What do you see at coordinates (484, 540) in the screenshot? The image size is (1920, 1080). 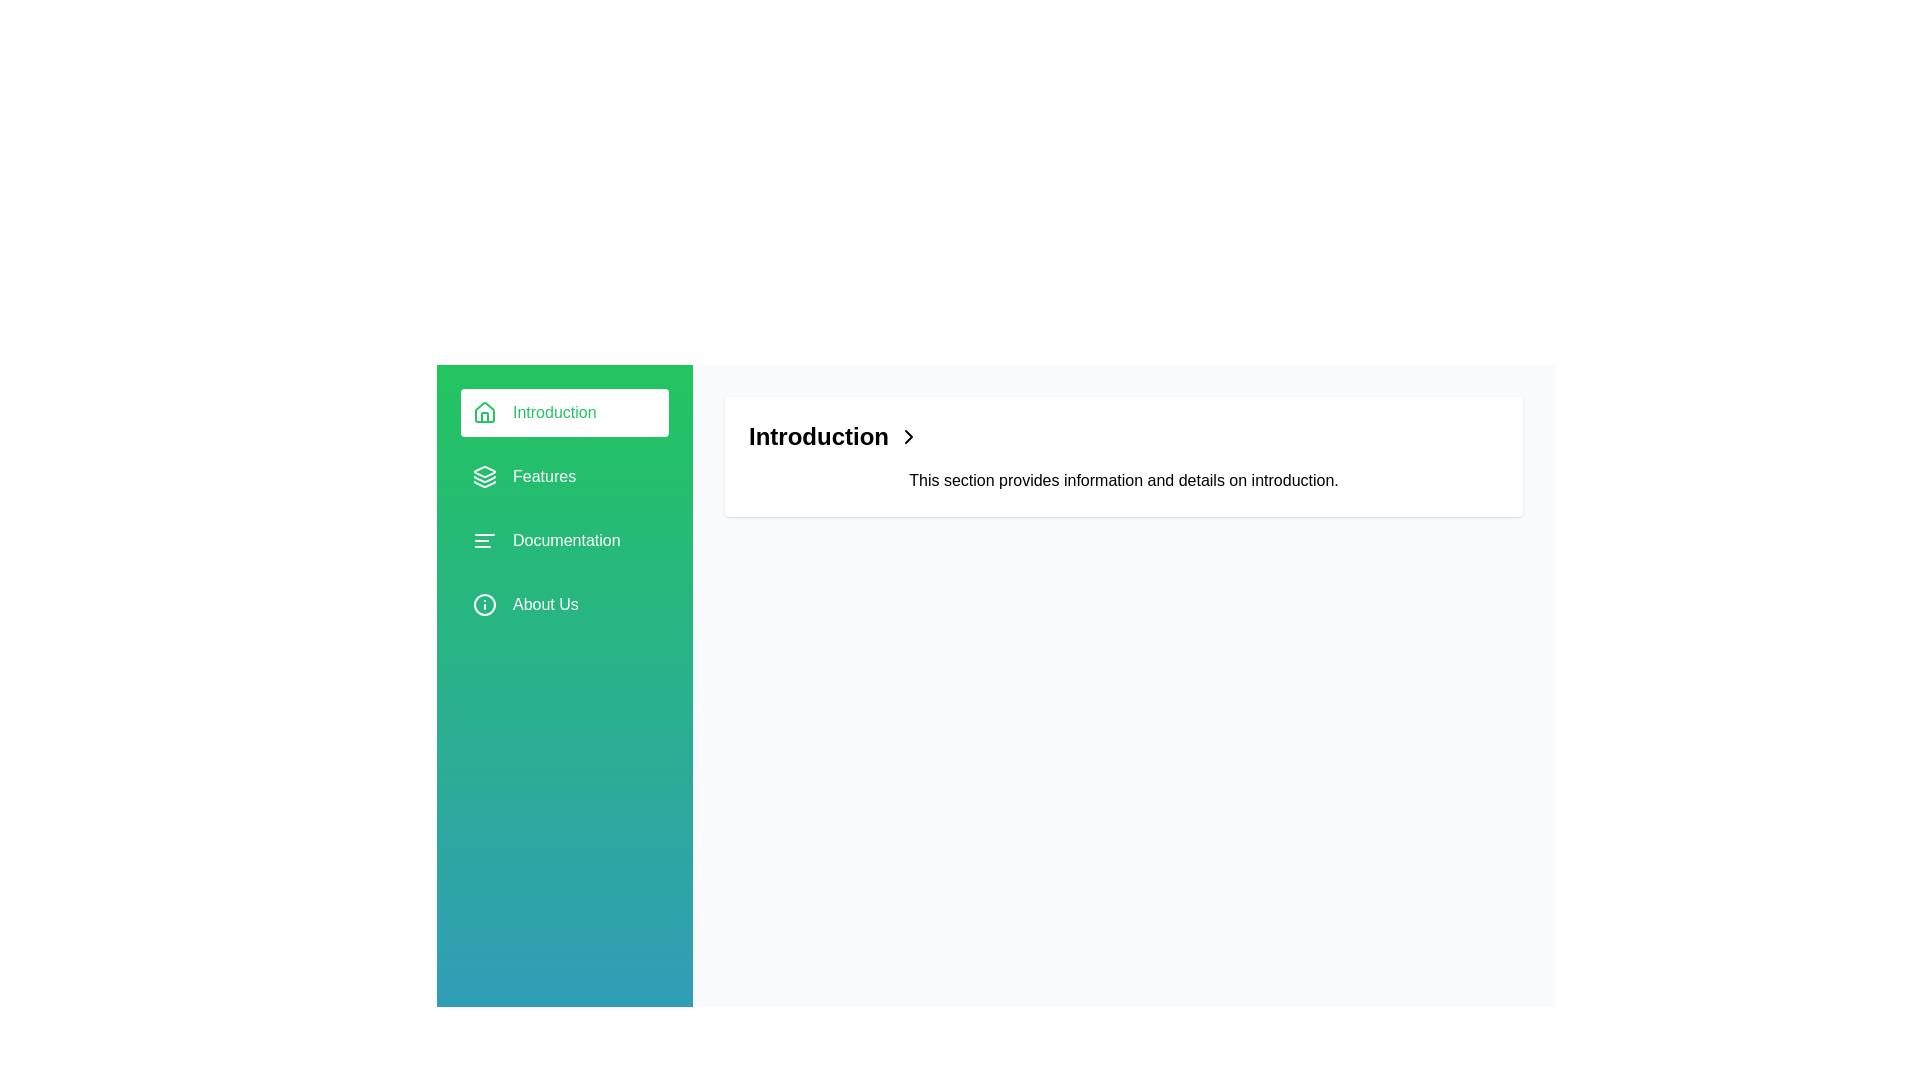 I see `the decorative icon next to the 'Documentation' sidebar option, which is located in a vertical list under 'Features' and above 'About Us'` at bounding box center [484, 540].